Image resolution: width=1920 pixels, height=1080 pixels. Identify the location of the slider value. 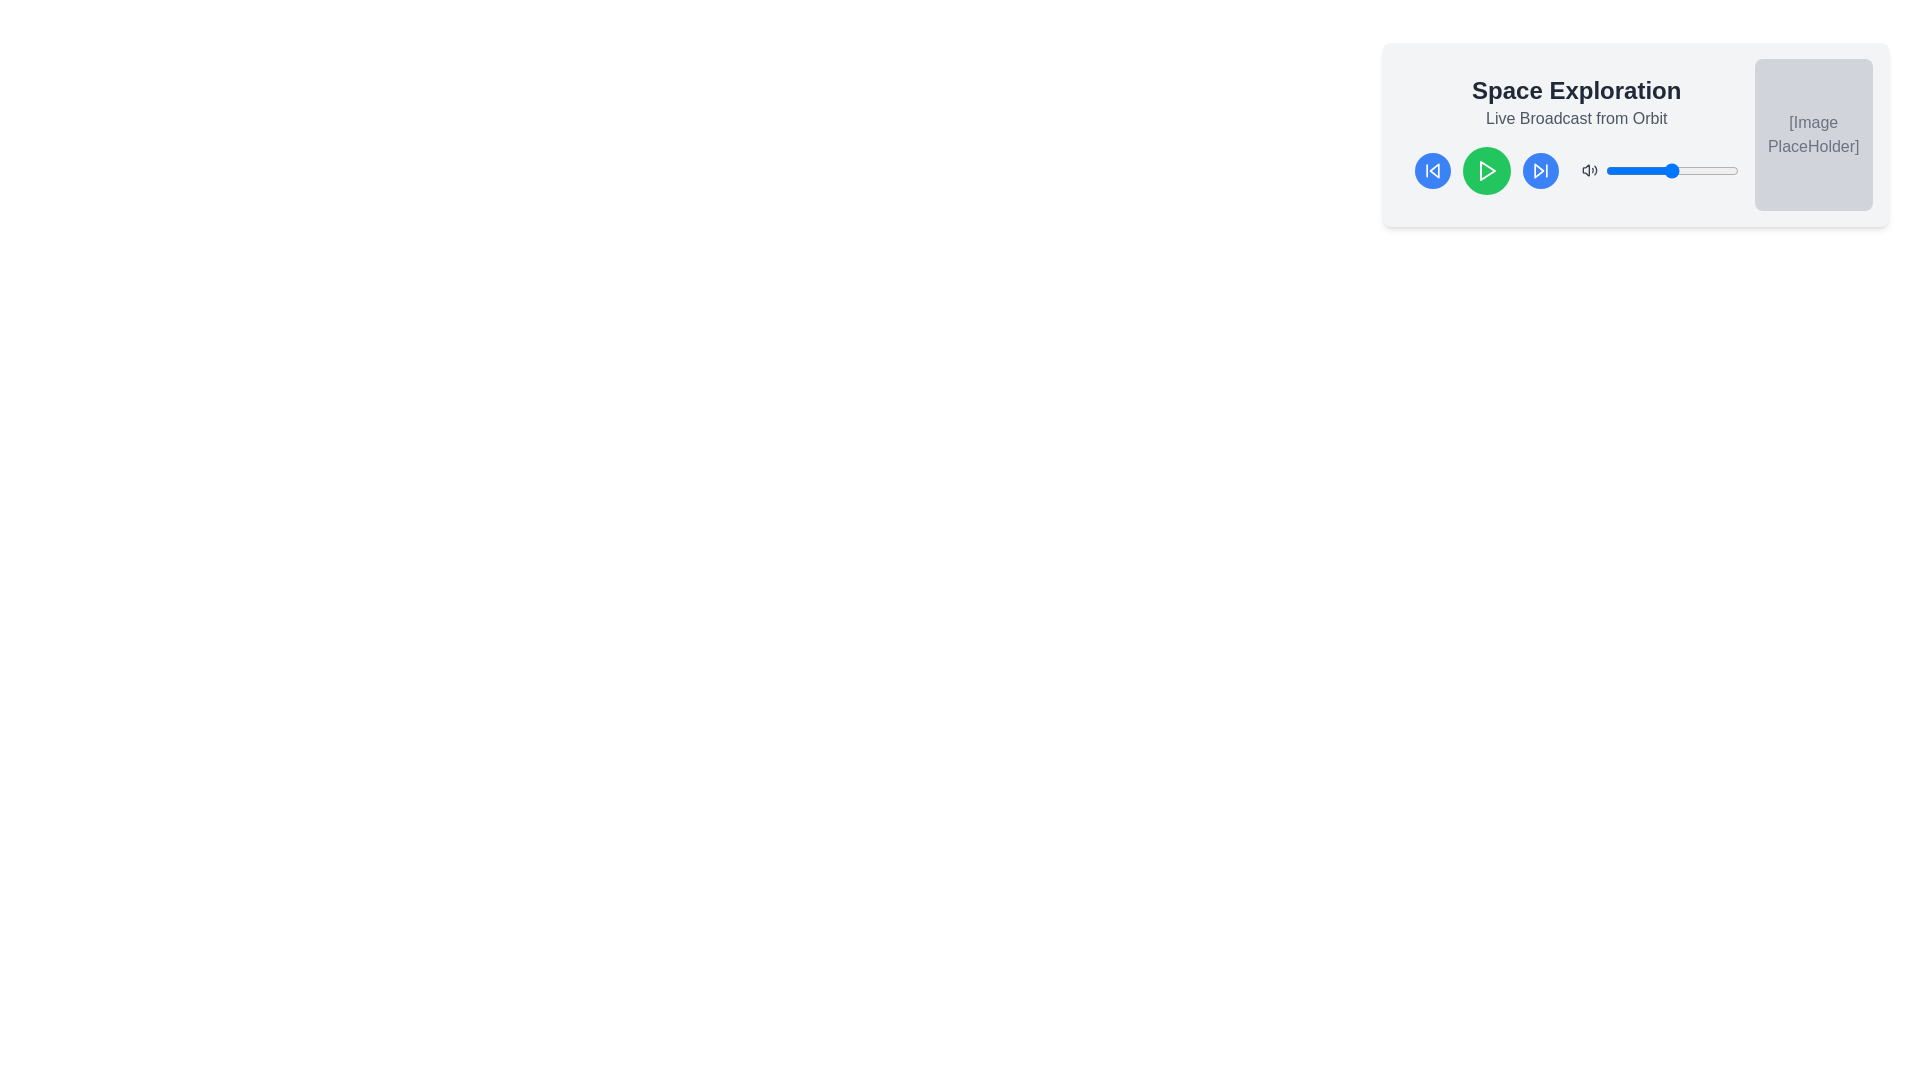
(1729, 169).